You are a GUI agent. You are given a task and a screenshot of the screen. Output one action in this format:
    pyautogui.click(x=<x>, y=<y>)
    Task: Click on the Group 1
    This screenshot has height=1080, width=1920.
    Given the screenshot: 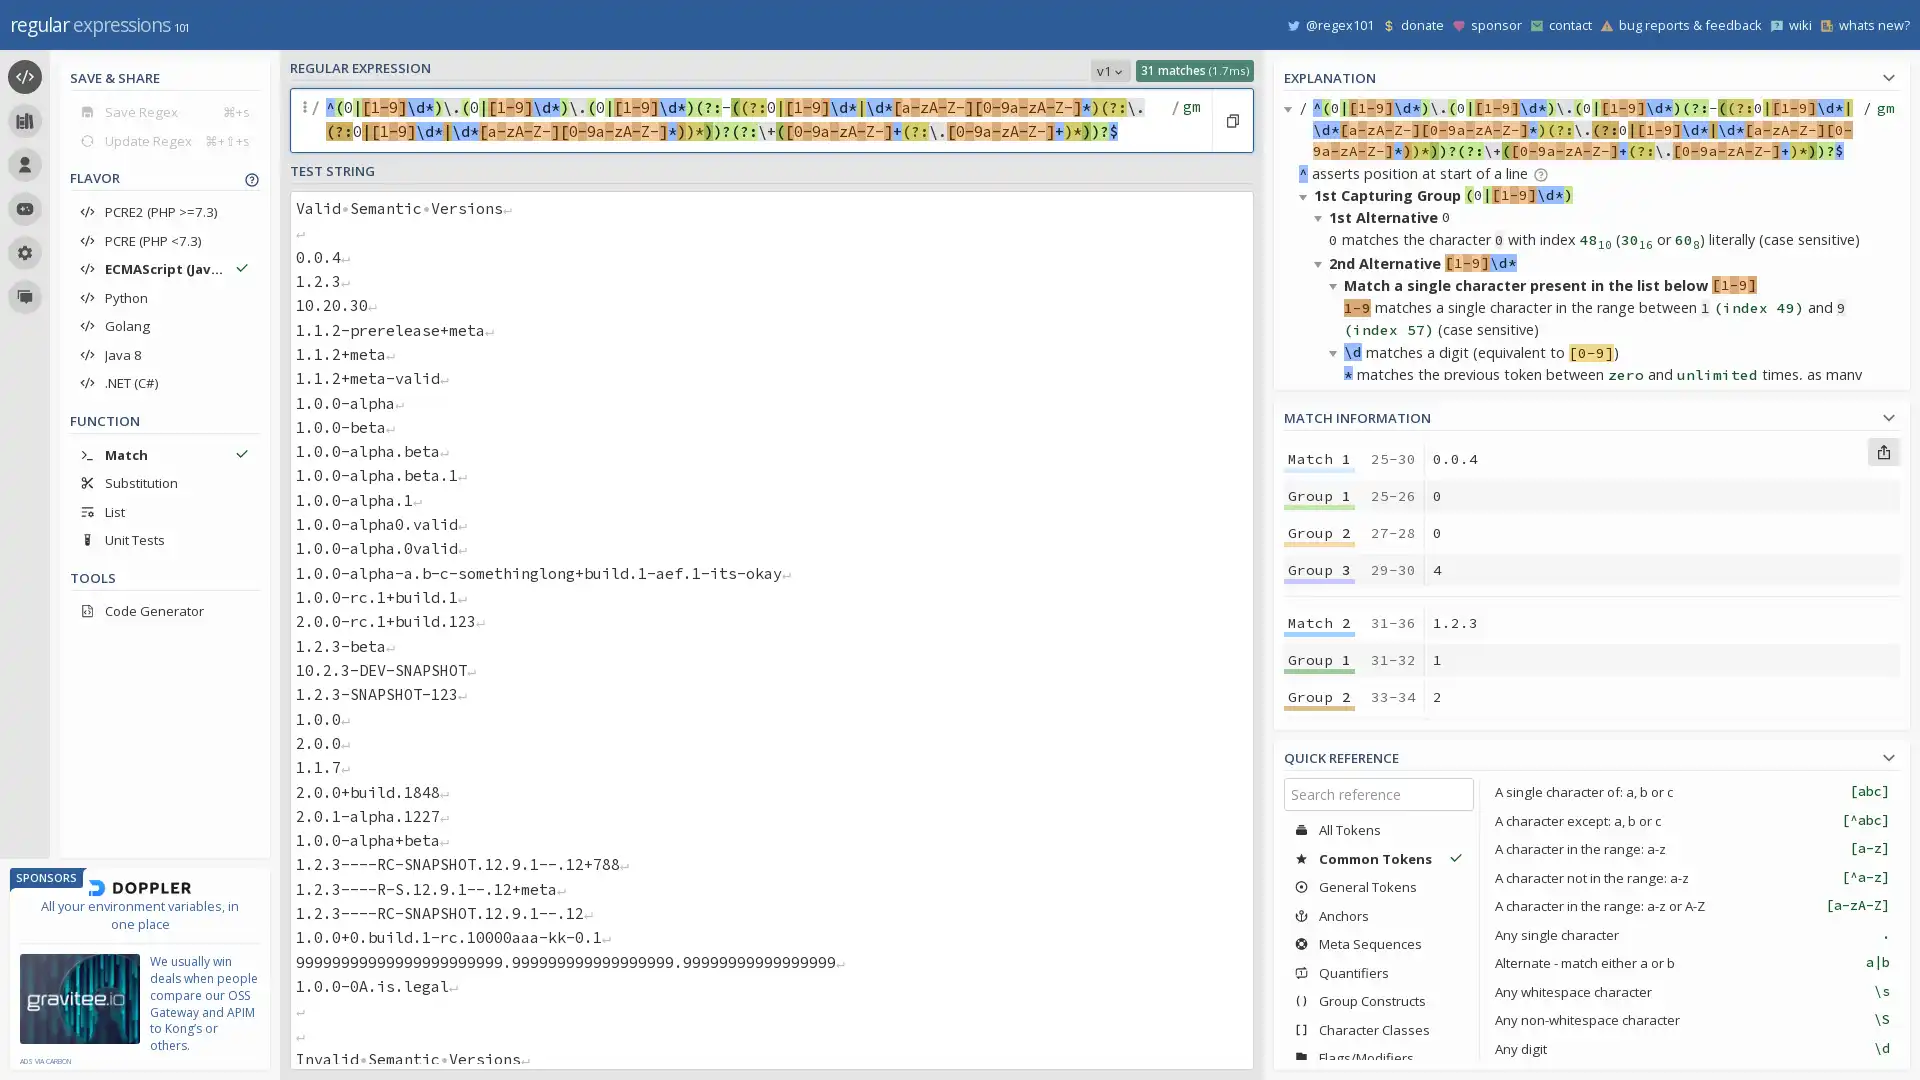 What is the action you would take?
    pyautogui.click(x=1319, y=824)
    